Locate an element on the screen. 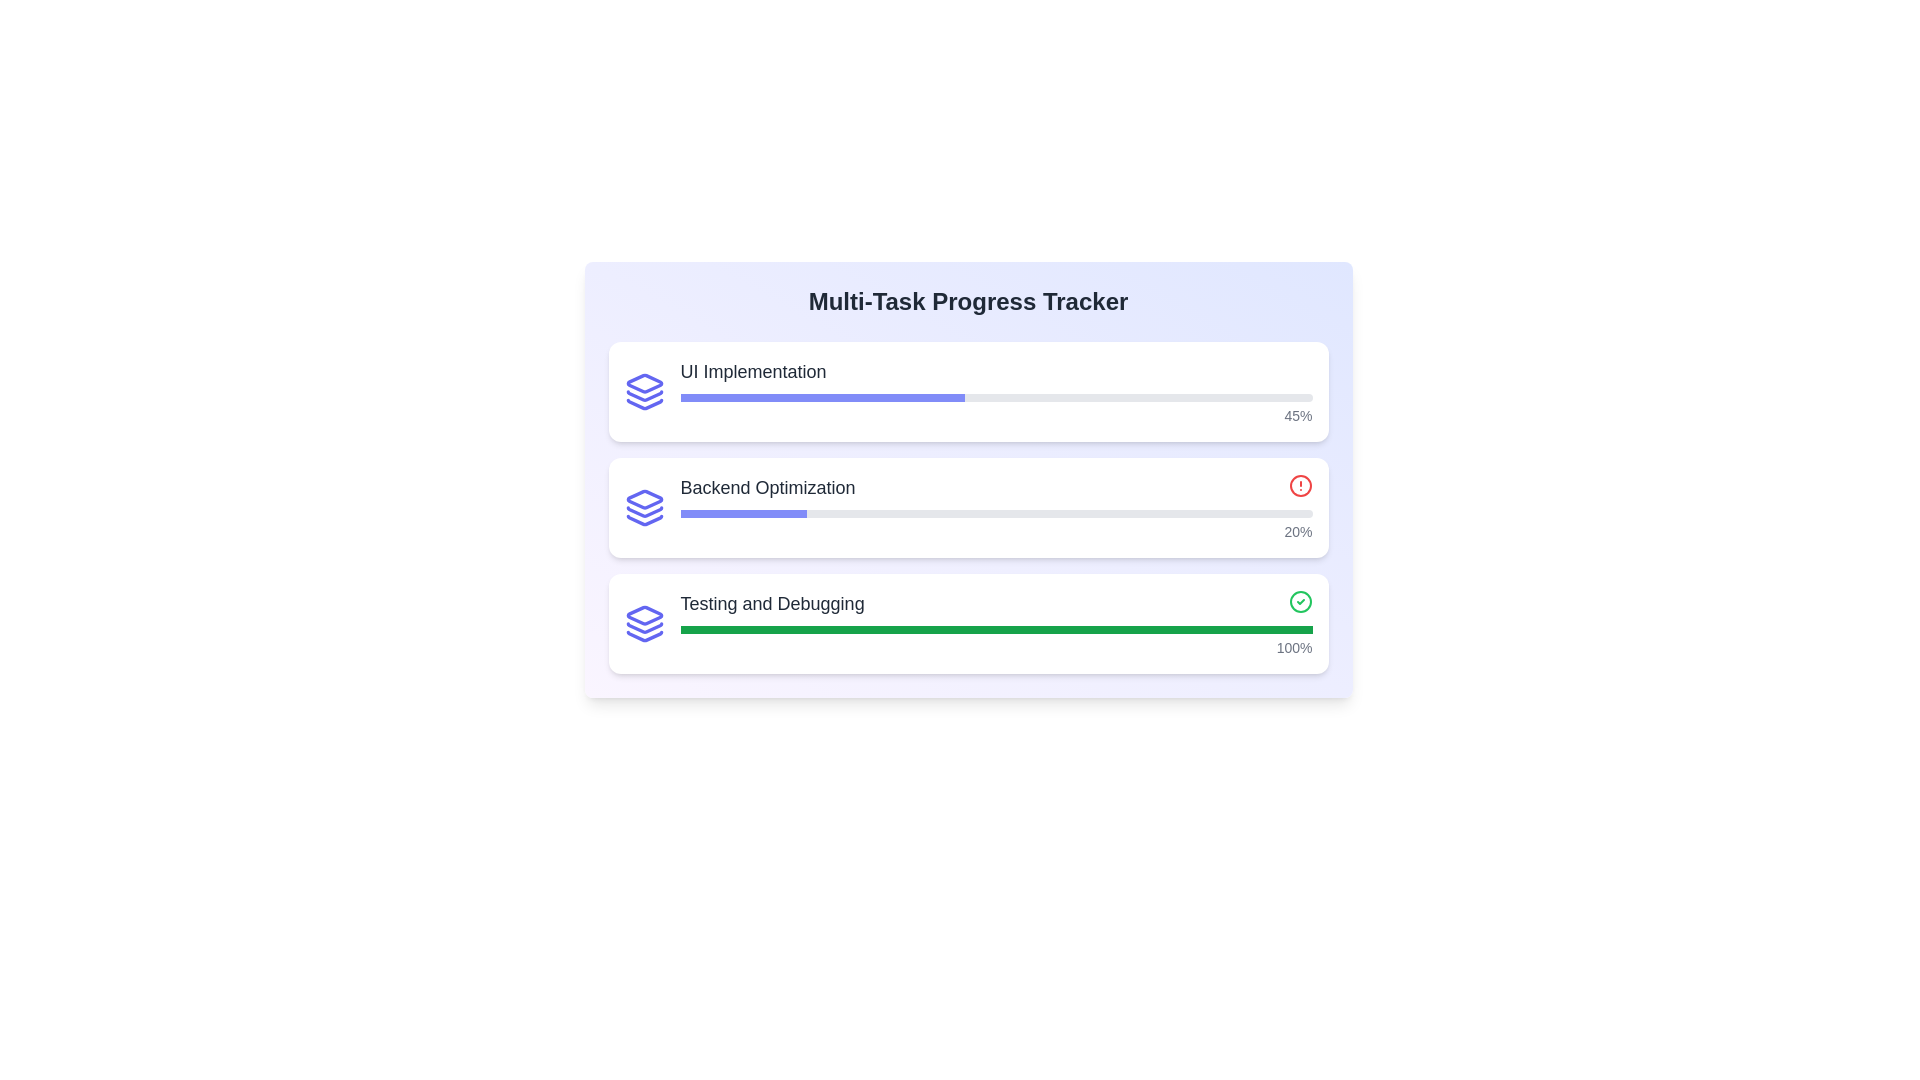  the progress bar titled 'UI Implementation' that displays '45%' on the right side, located in the first card of the stacked list of progress indicators is located at coordinates (996, 392).